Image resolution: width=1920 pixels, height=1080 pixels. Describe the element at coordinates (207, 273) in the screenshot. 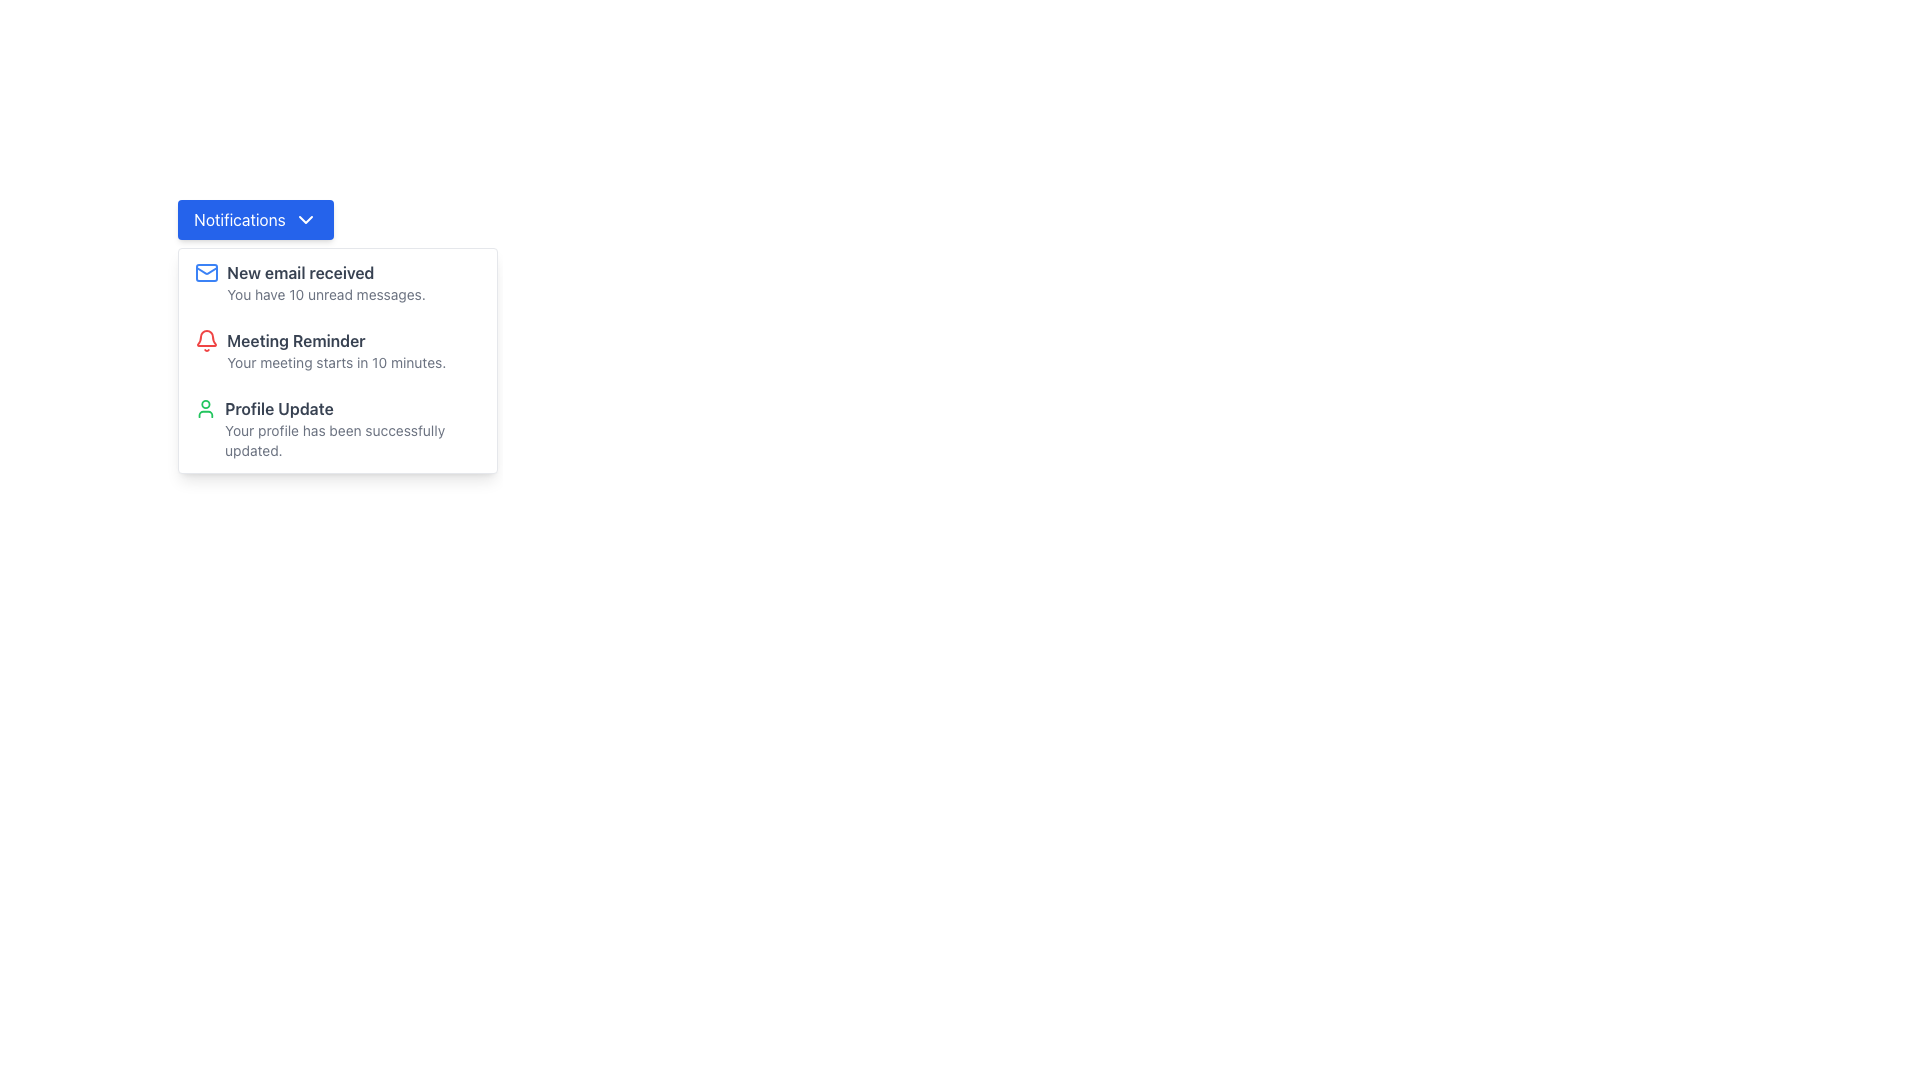

I see `the email notification icon located at the left edge of the 'New email received' notification card` at that location.